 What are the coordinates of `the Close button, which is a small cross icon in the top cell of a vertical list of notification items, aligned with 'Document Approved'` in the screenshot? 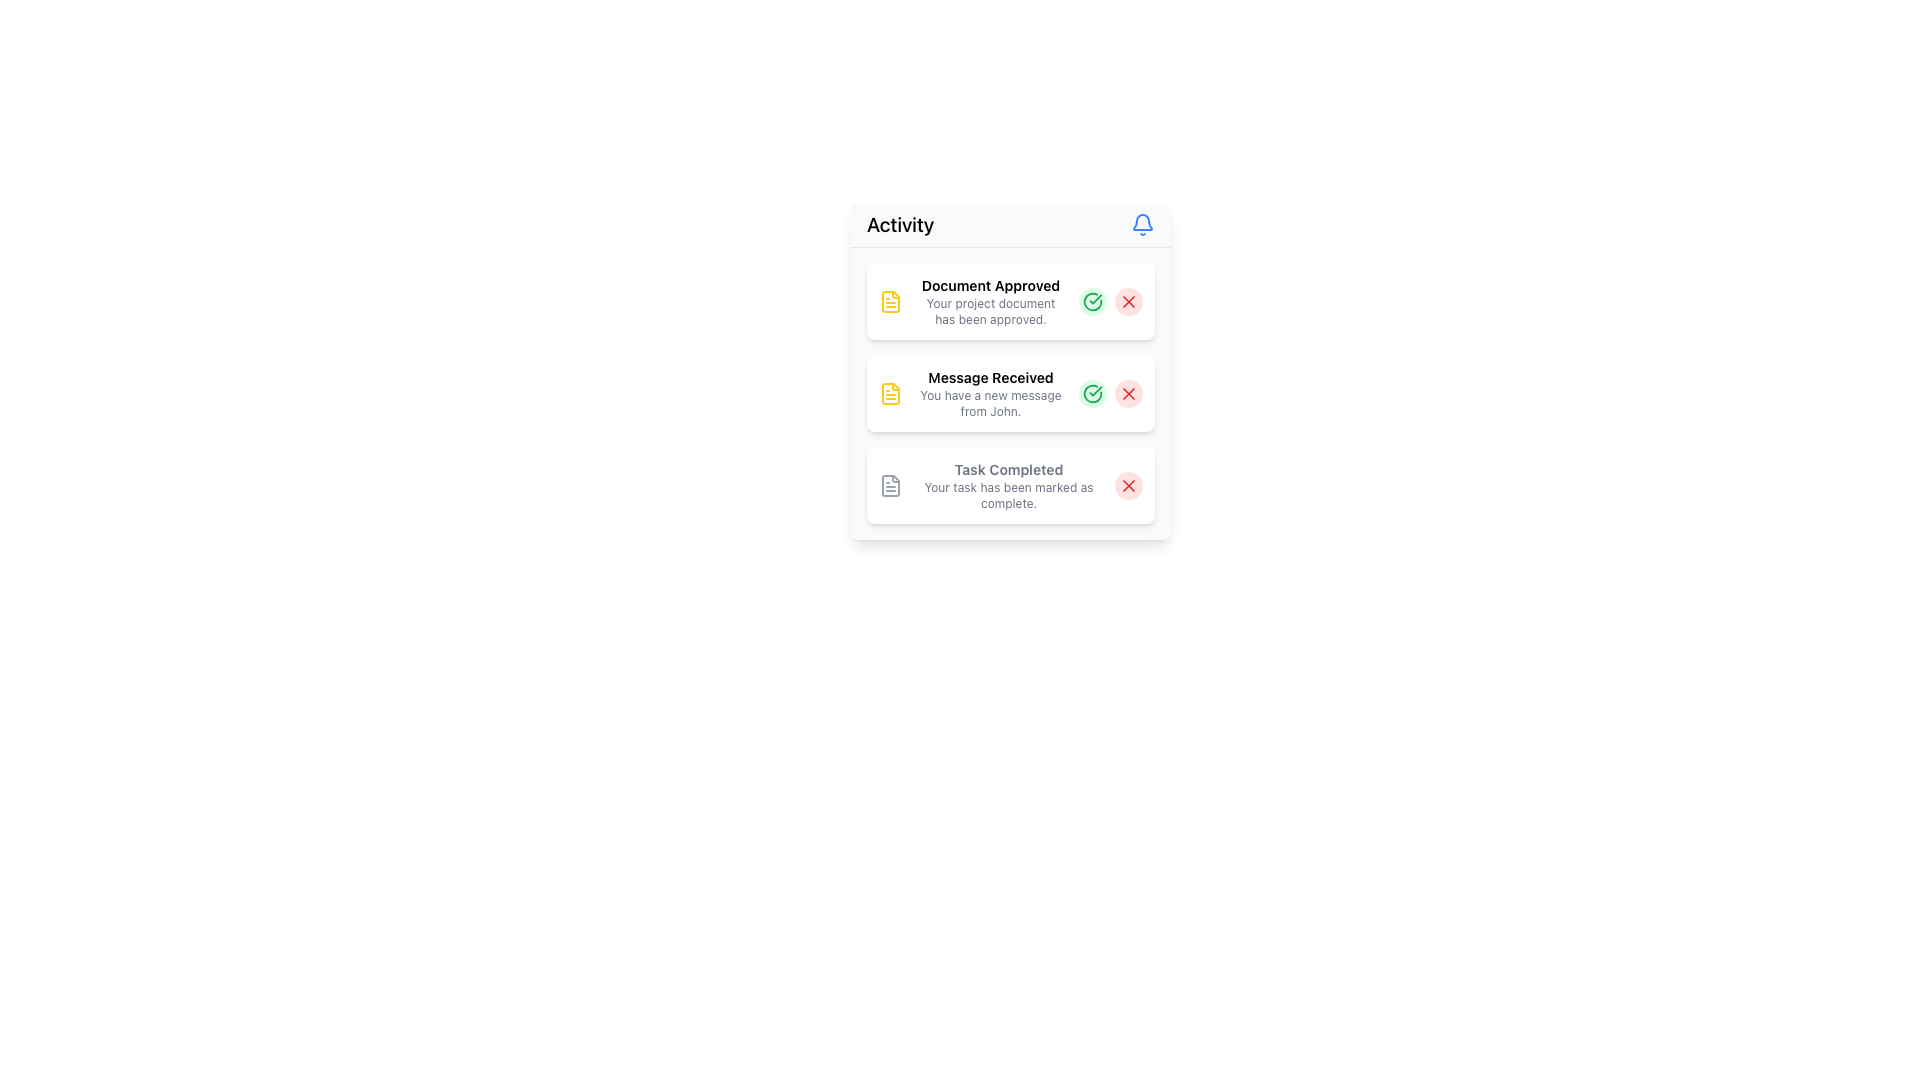 It's located at (1128, 301).